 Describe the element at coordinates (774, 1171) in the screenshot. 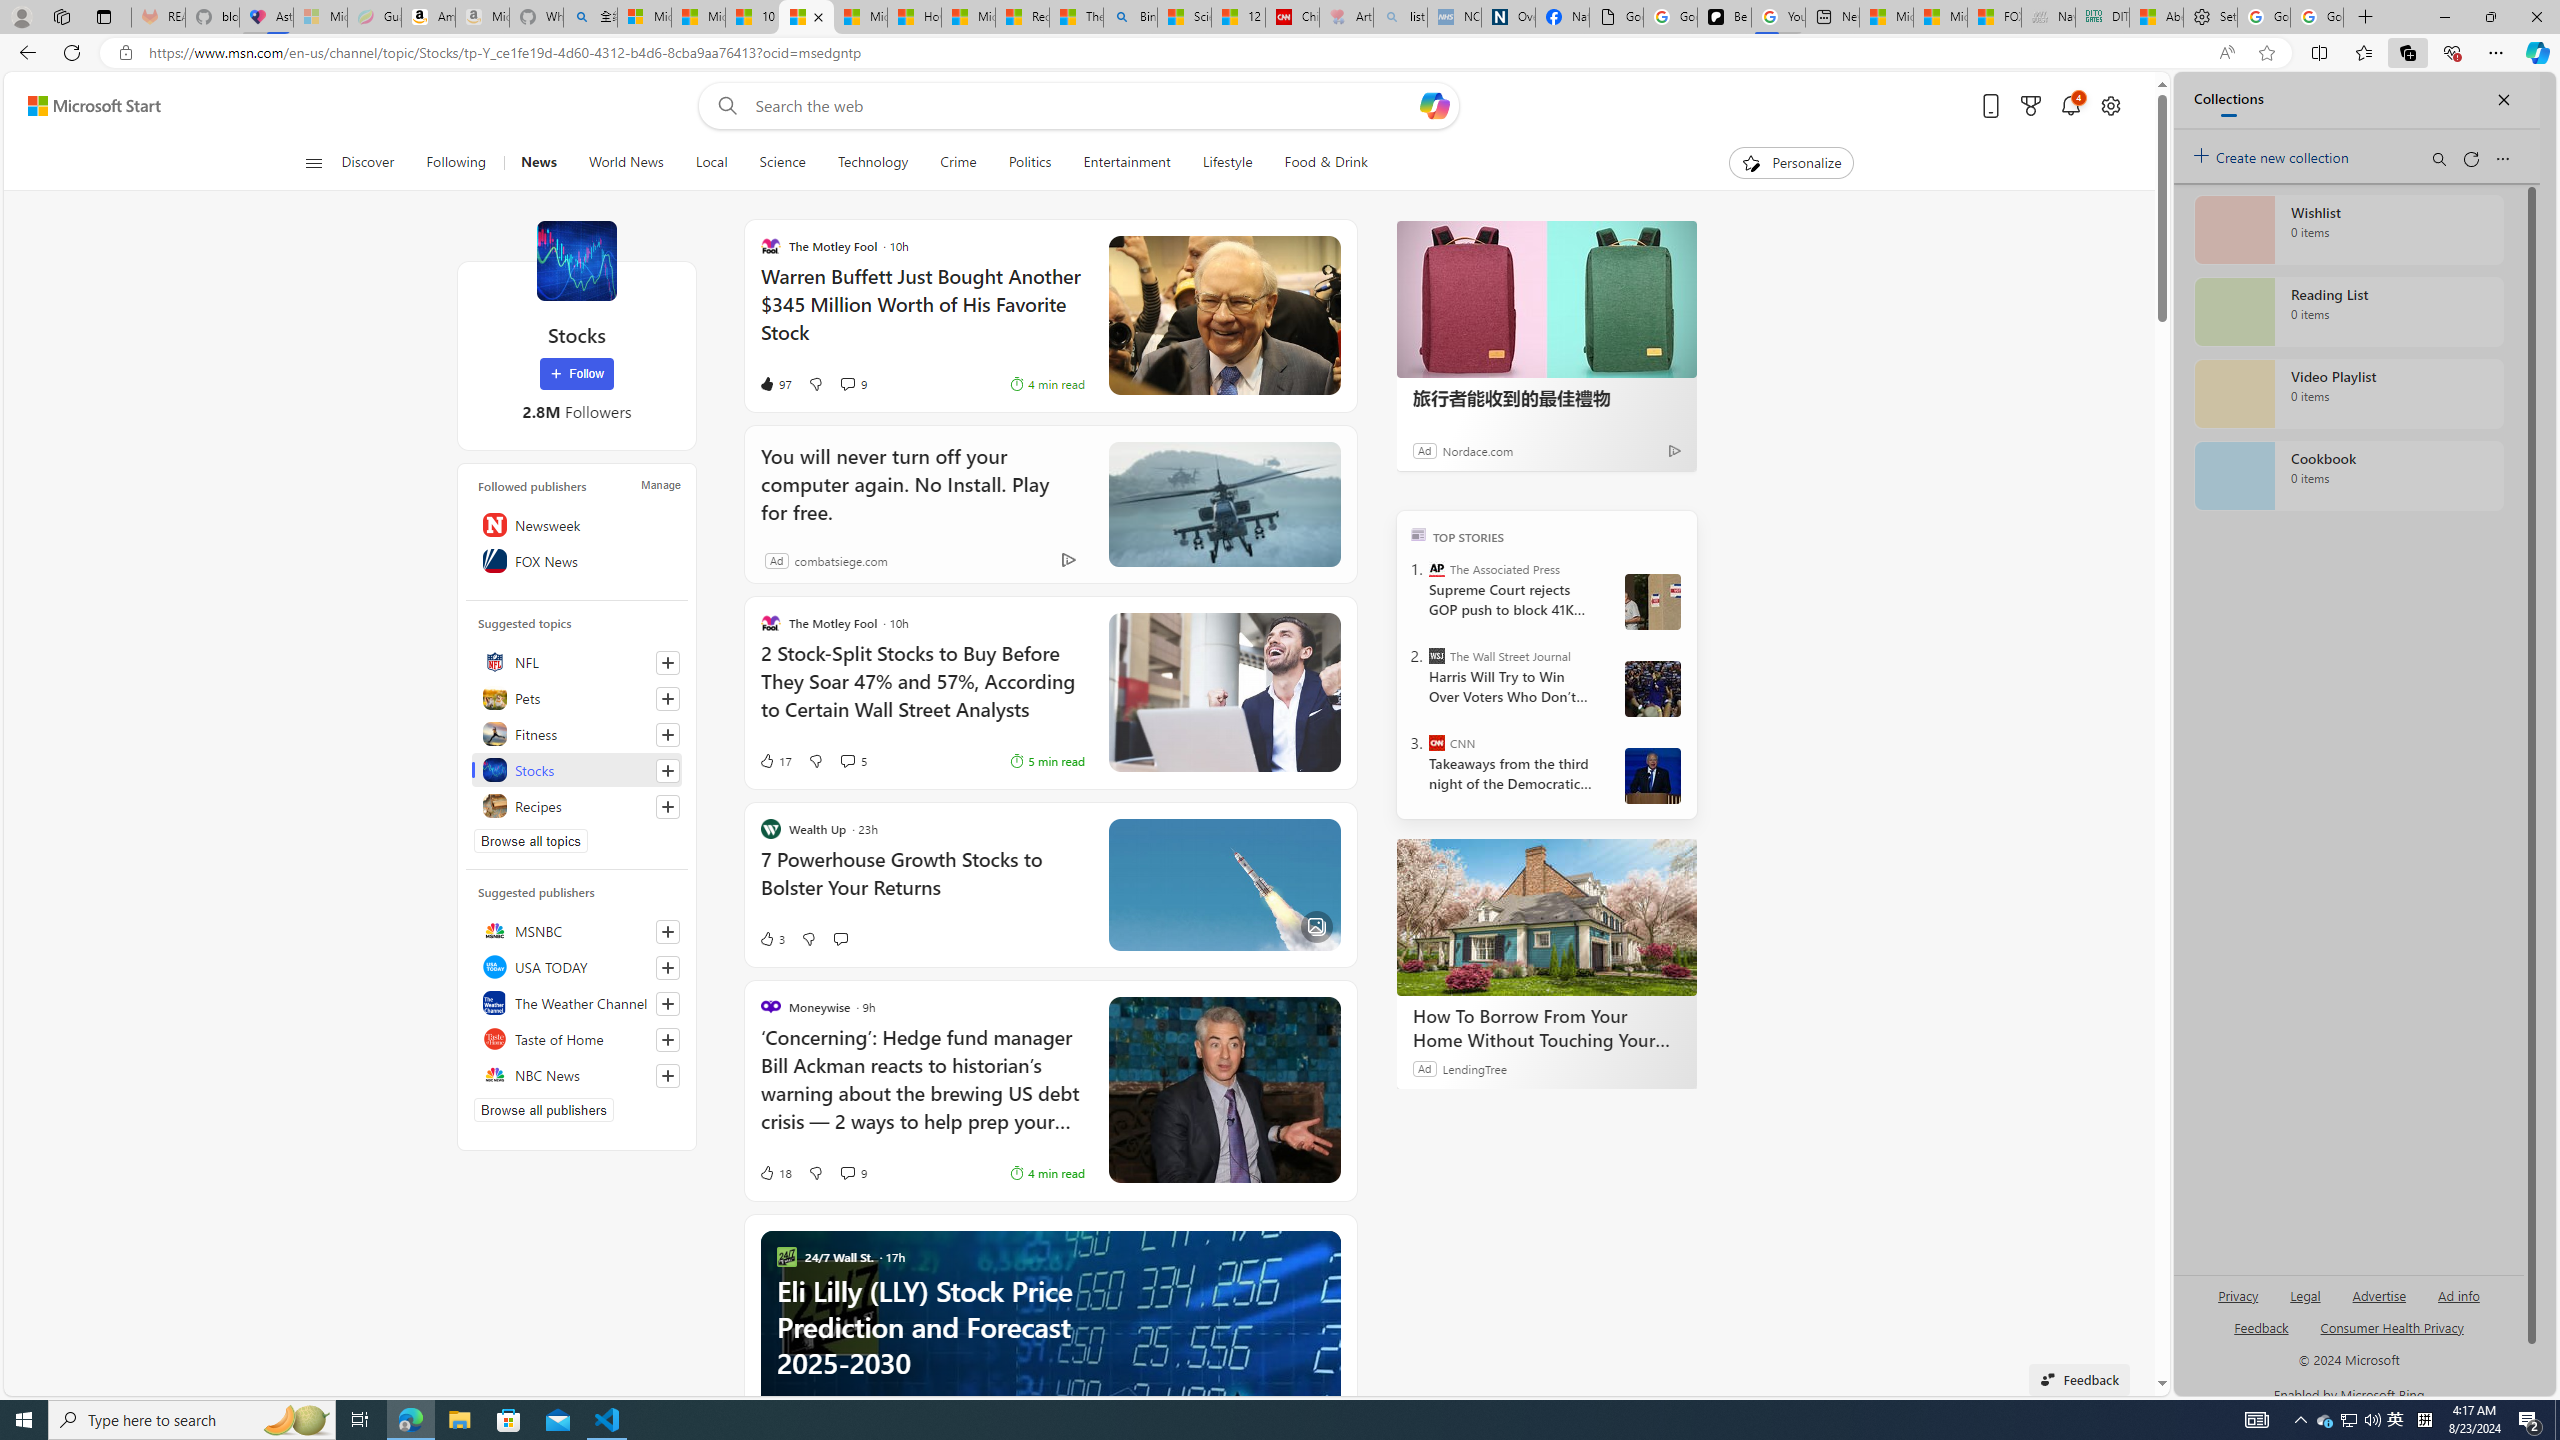

I see `'18 Like'` at that location.